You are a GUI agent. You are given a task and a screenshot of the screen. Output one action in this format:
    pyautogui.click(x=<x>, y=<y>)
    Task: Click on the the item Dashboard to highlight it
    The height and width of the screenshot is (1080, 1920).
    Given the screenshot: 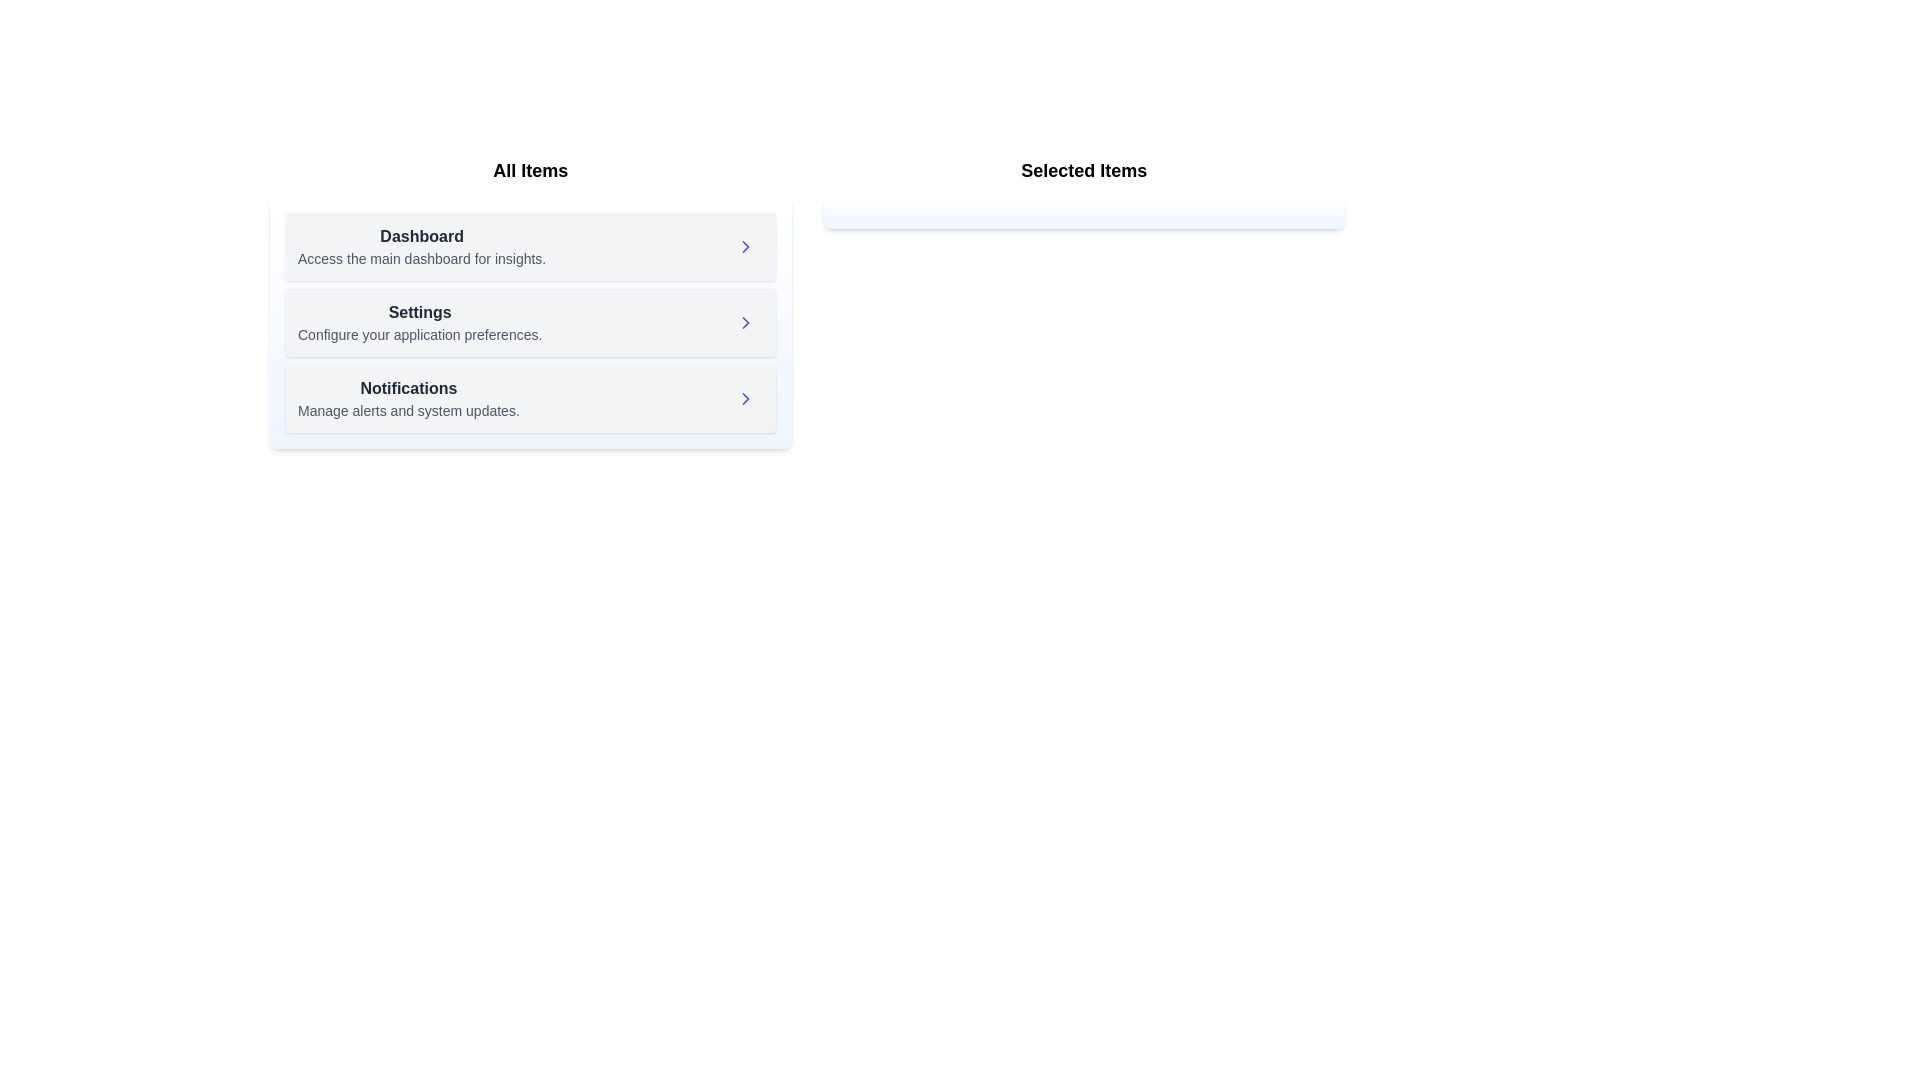 What is the action you would take?
    pyautogui.click(x=421, y=245)
    